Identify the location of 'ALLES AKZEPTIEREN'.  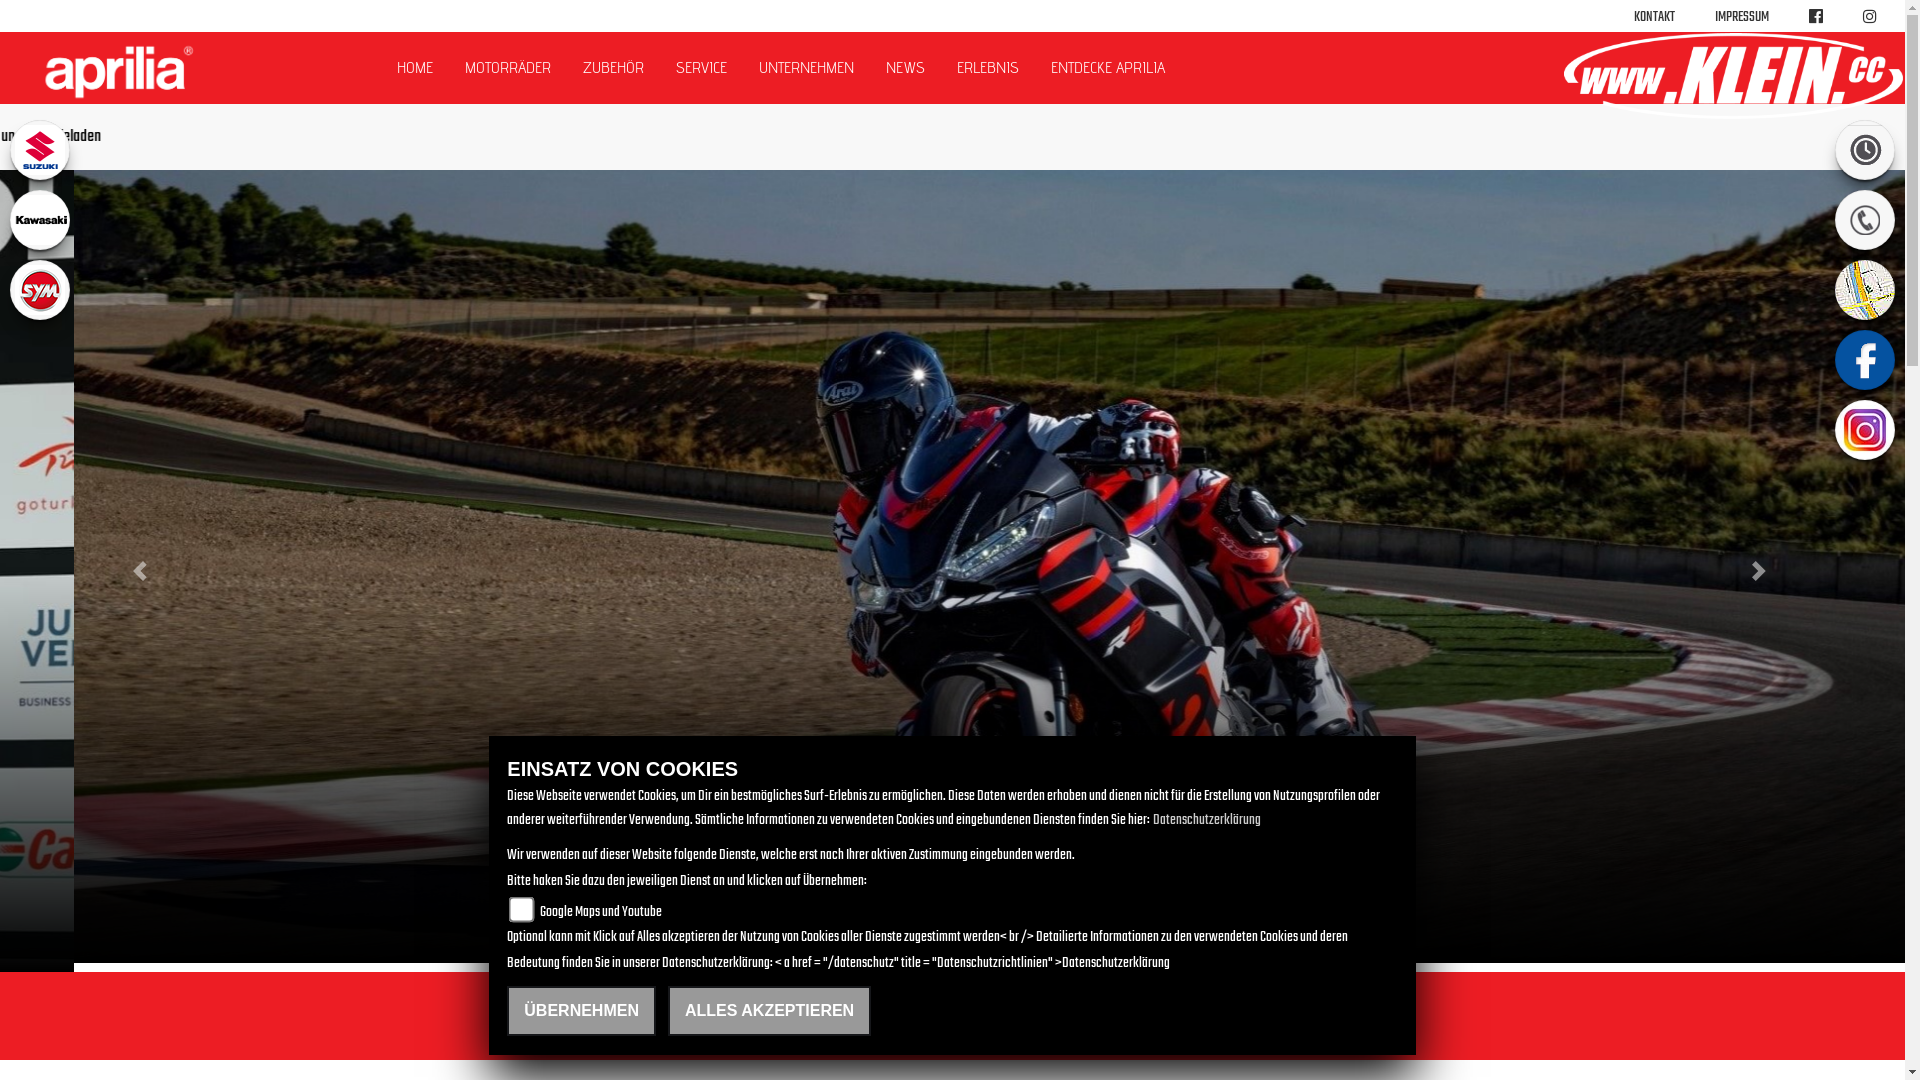
(768, 1010).